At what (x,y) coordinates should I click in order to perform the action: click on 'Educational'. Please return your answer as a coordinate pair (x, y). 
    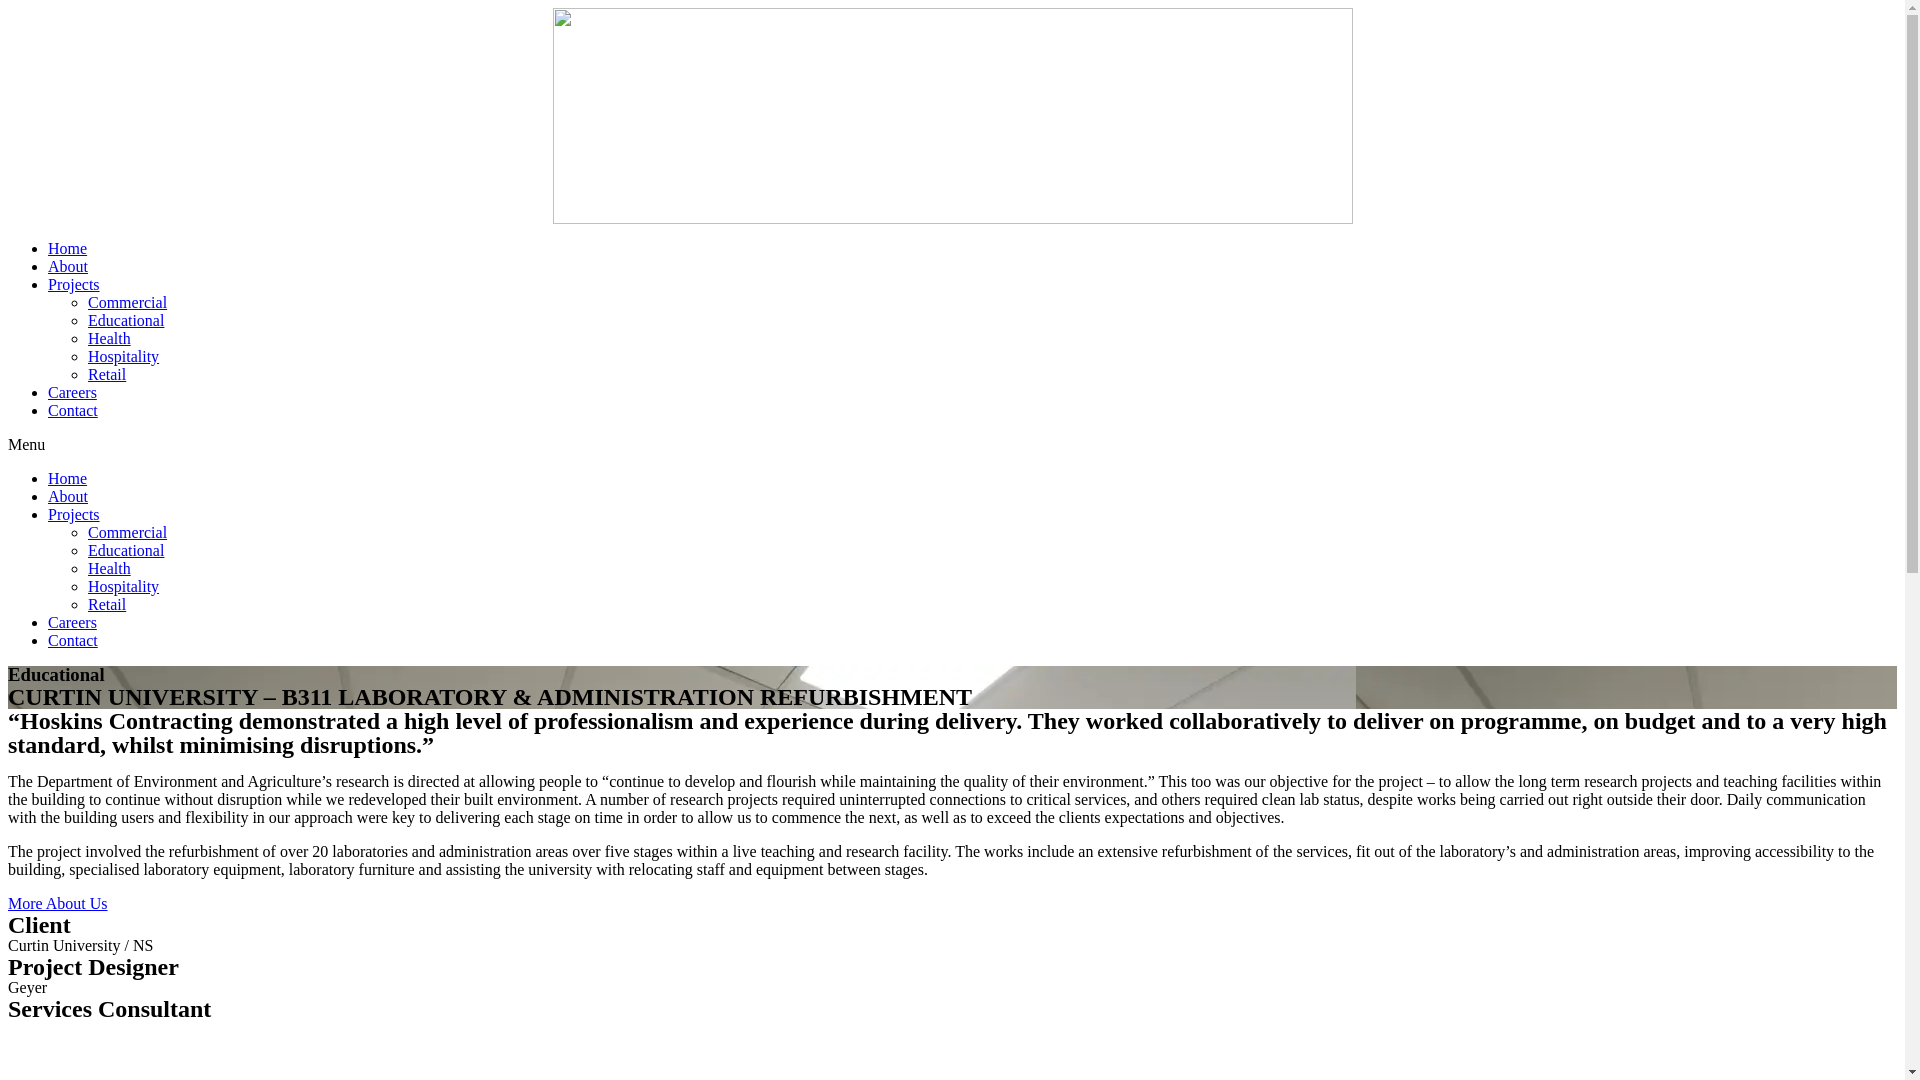
    Looking at the image, I should click on (124, 319).